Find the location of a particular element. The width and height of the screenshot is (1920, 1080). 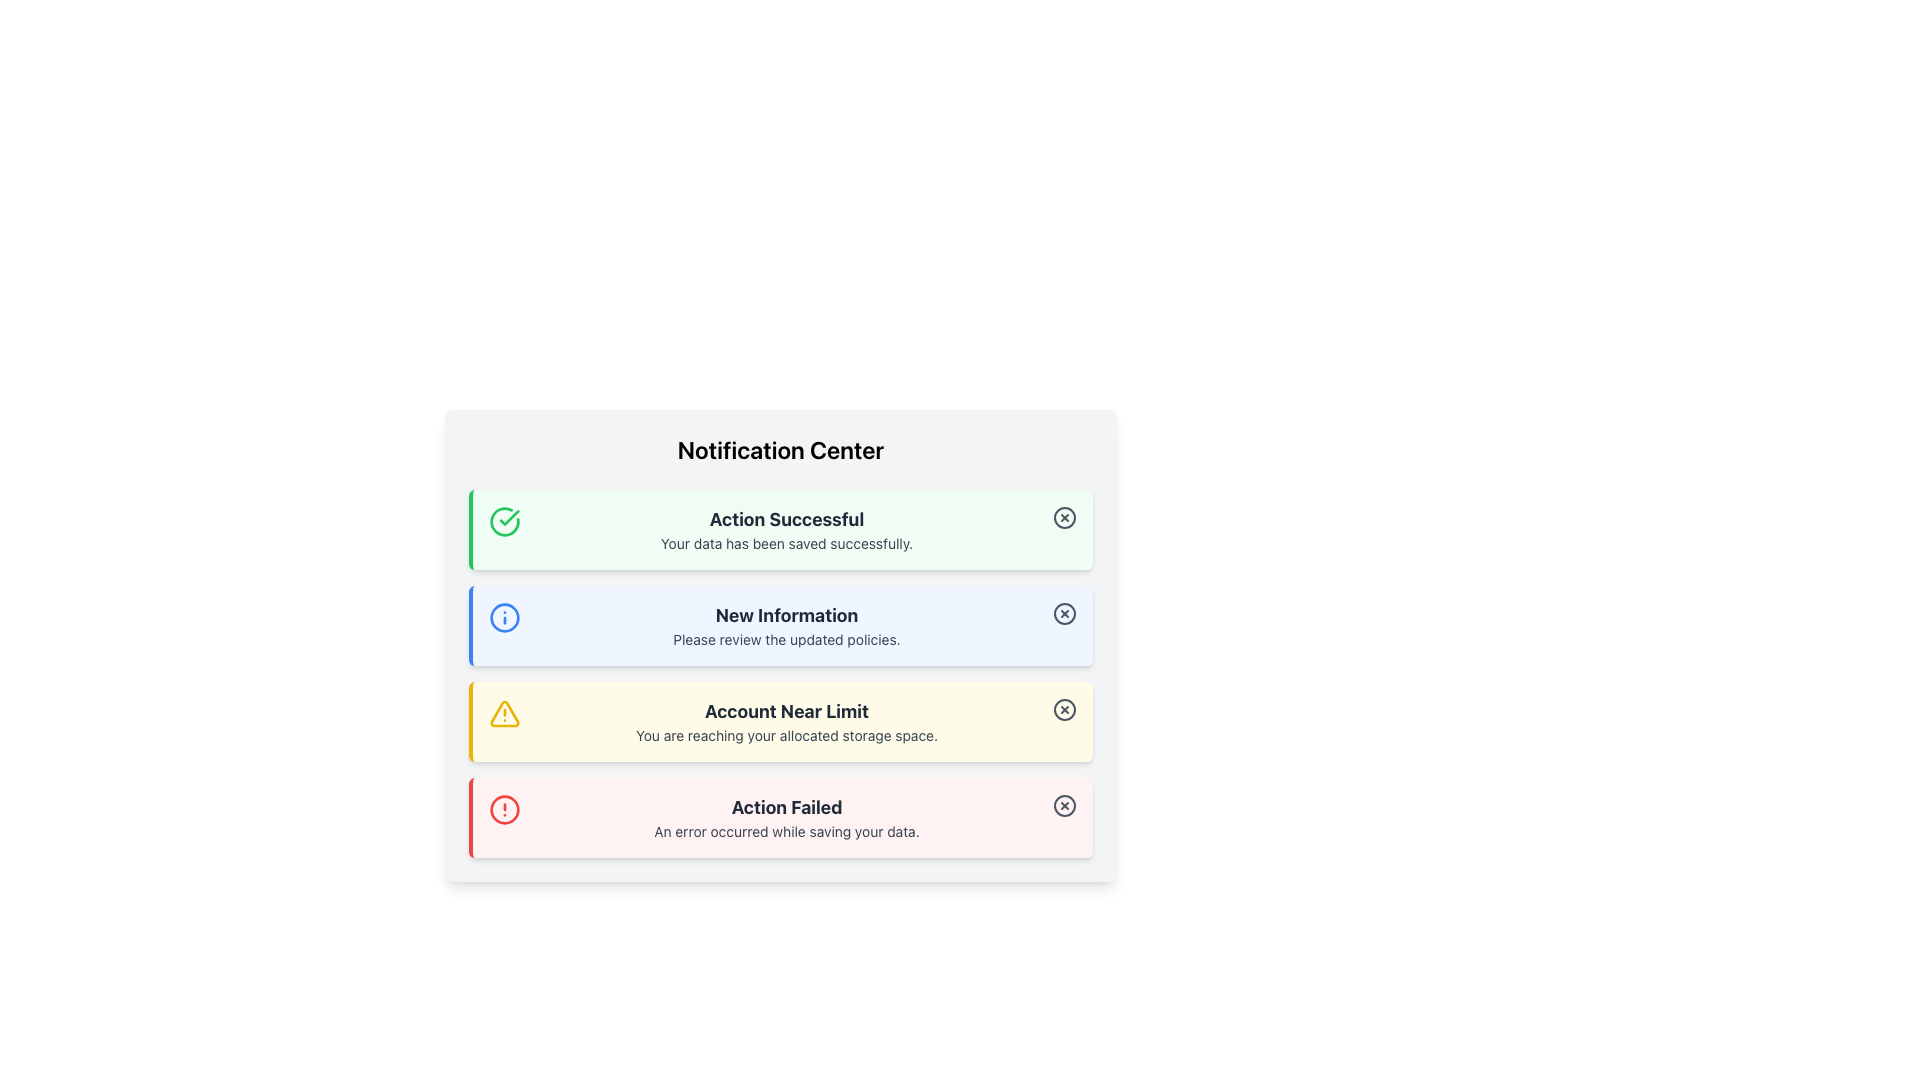

the close button for the 'New Information' notification is located at coordinates (1064, 612).